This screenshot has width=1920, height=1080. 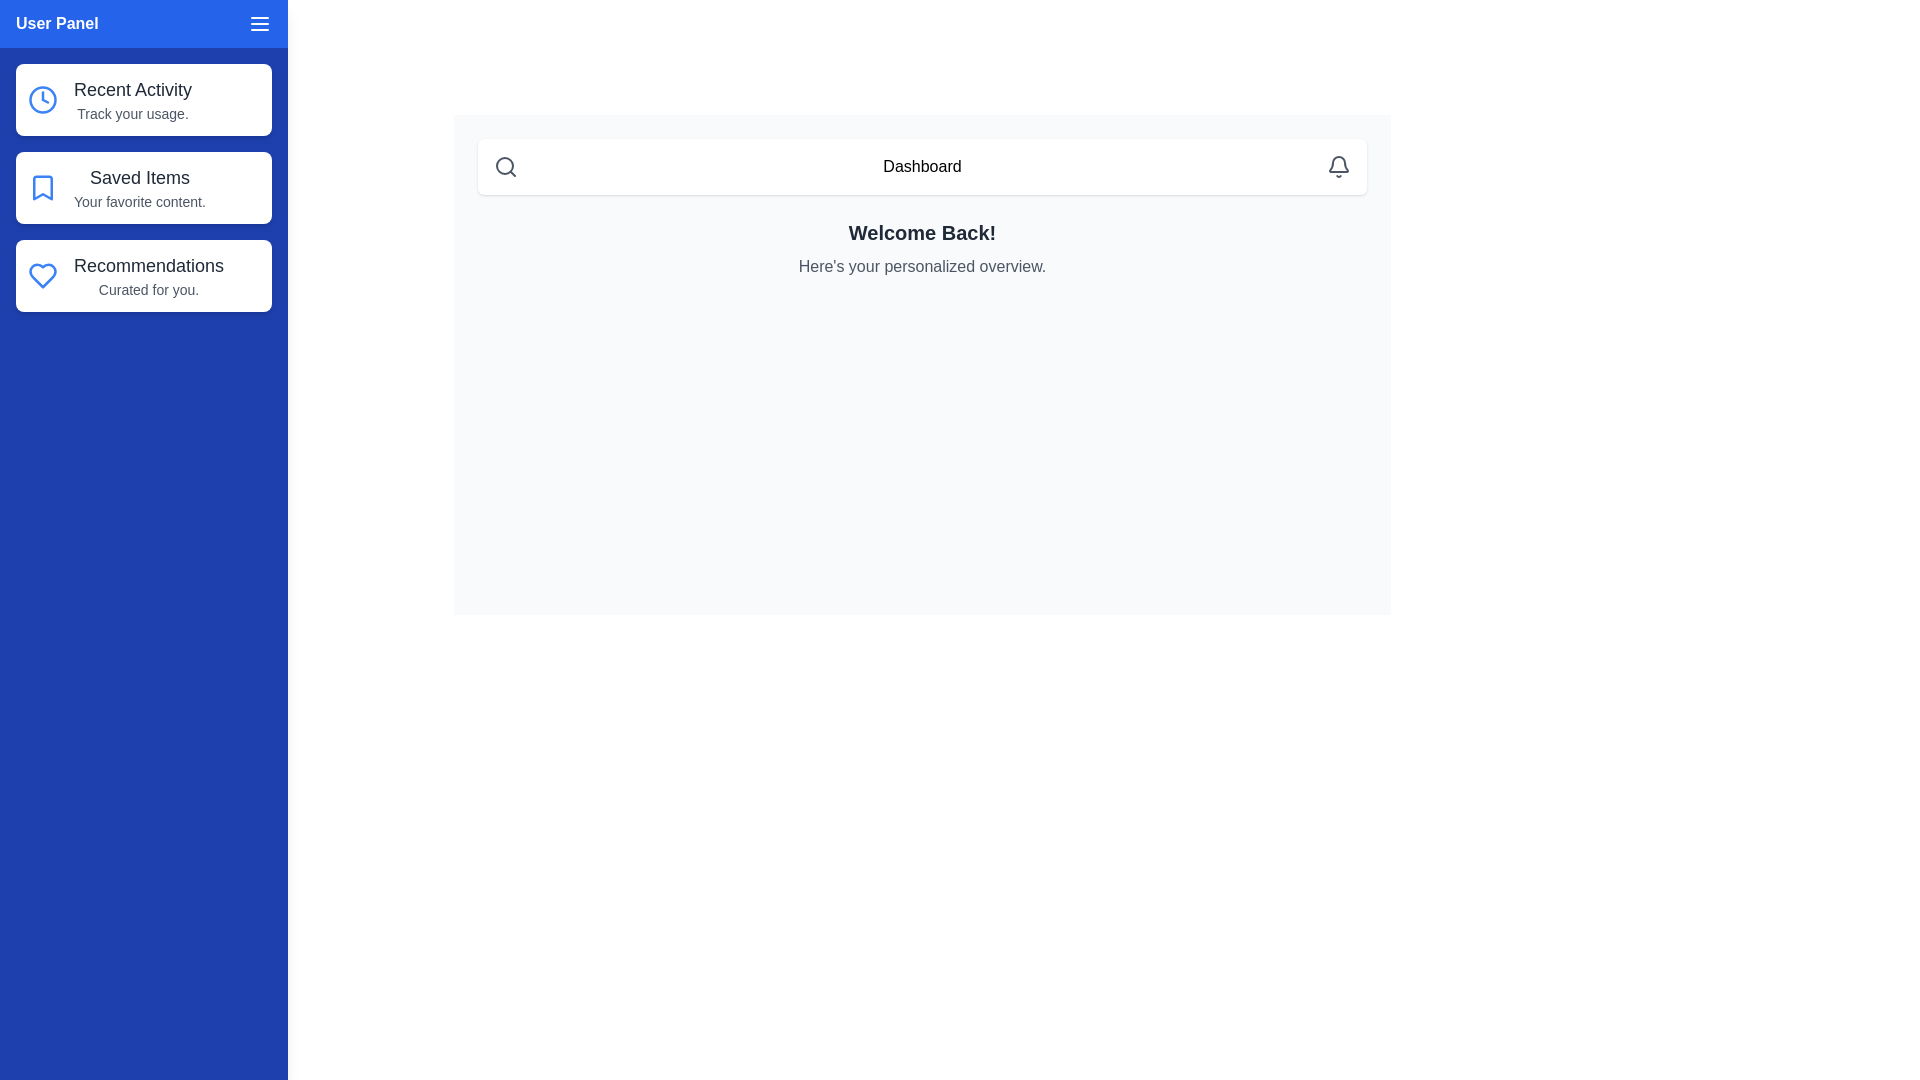 What do you see at coordinates (143, 100) in the screenshot?
I see `the menu item Recent Activity from the InteractiveUserDrawer` at bounding box center [143, 100].